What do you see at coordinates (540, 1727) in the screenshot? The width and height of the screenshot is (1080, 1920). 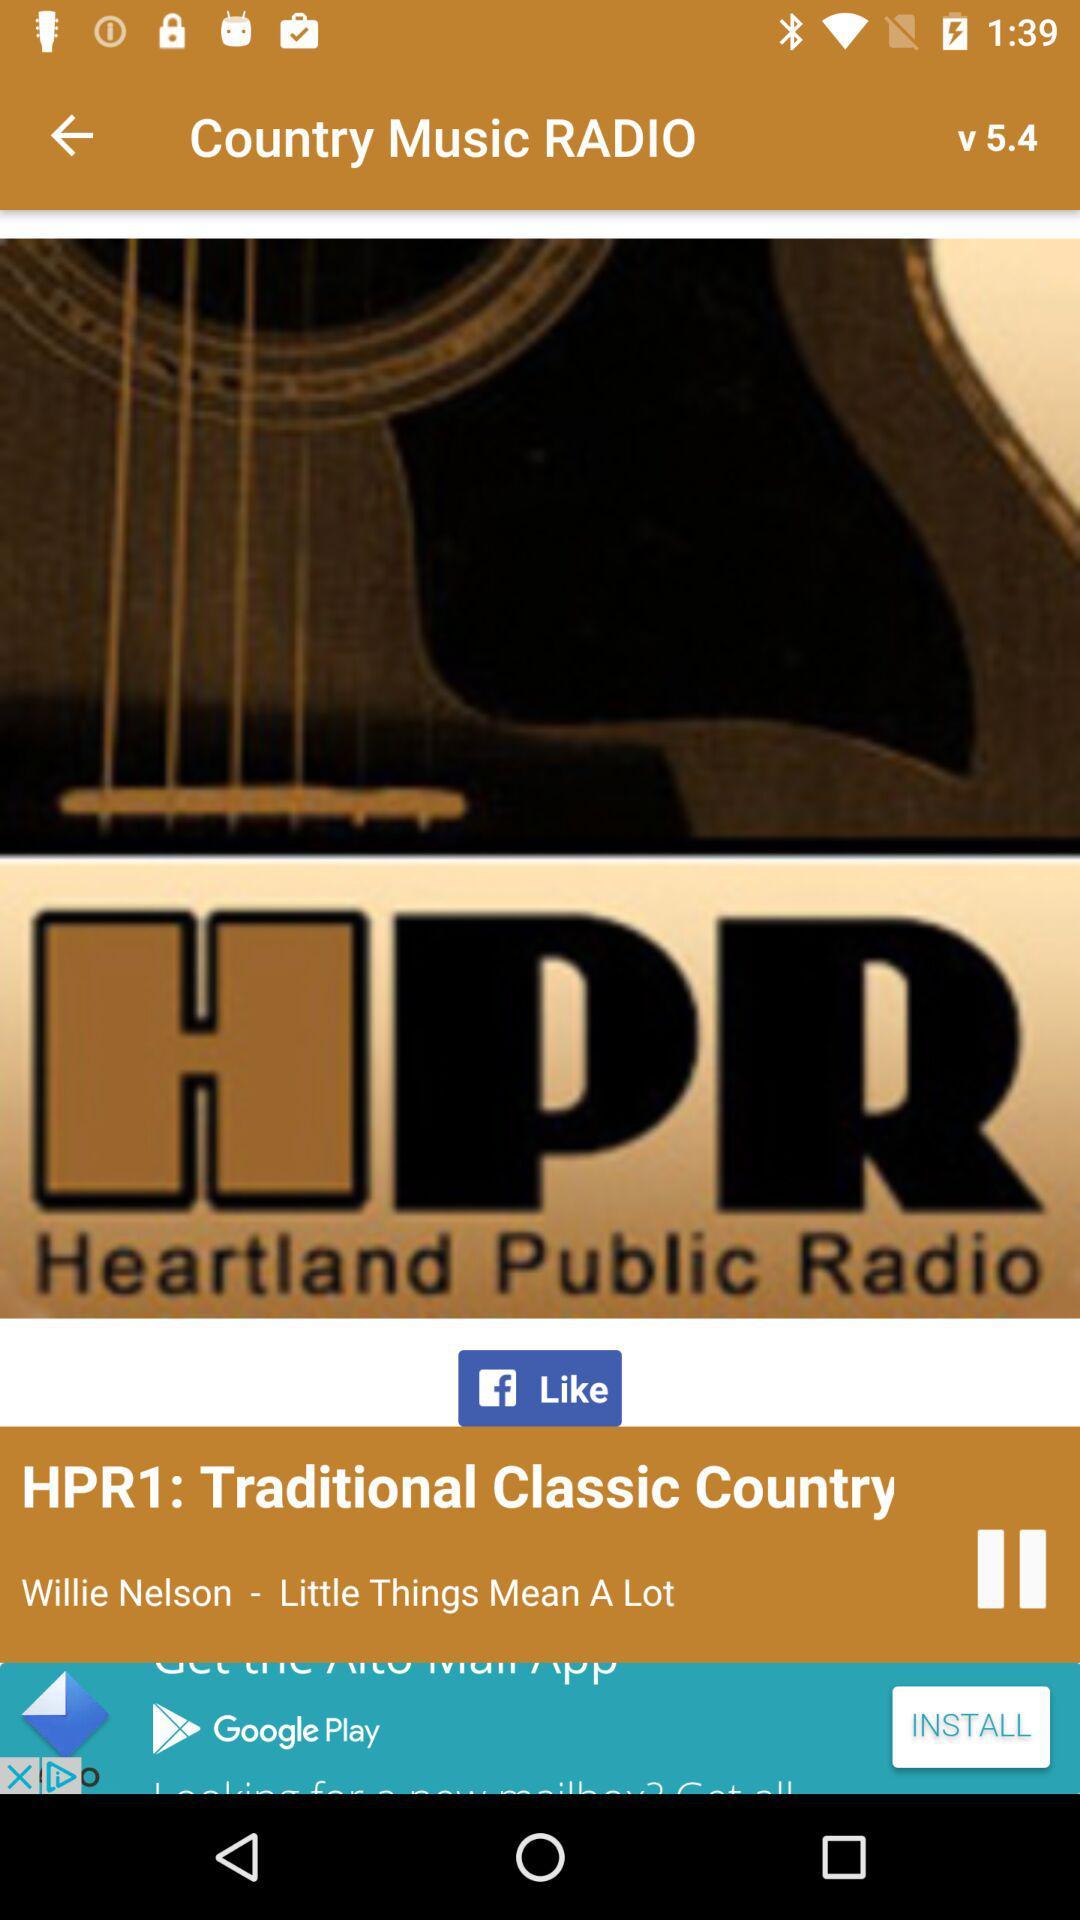 I see `advertise page` at bounding box center [540, 1727].